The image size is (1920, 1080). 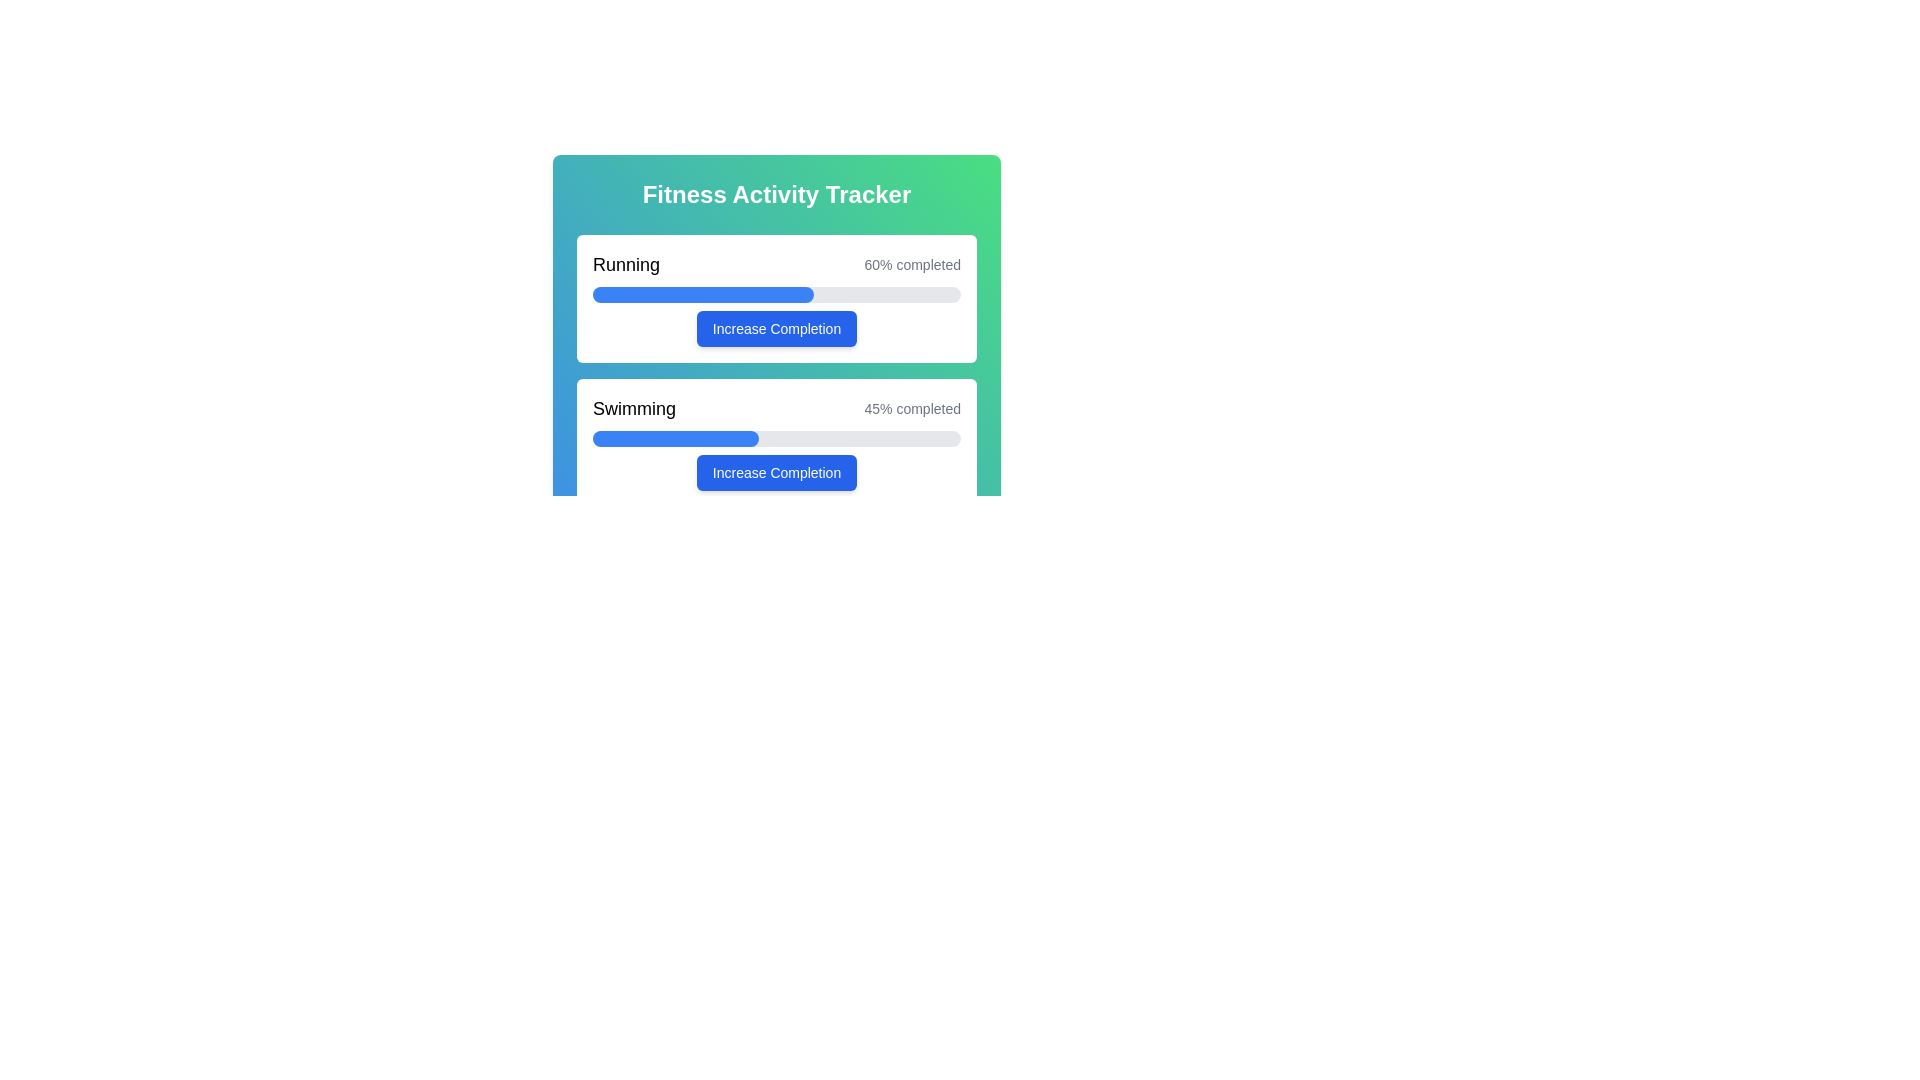 I want to click on progress details from the 'Swimming' card, which is the second card in a vertically stacked list, displaying '45% completed' and a blue progress bar, so click(x=776, y=442).